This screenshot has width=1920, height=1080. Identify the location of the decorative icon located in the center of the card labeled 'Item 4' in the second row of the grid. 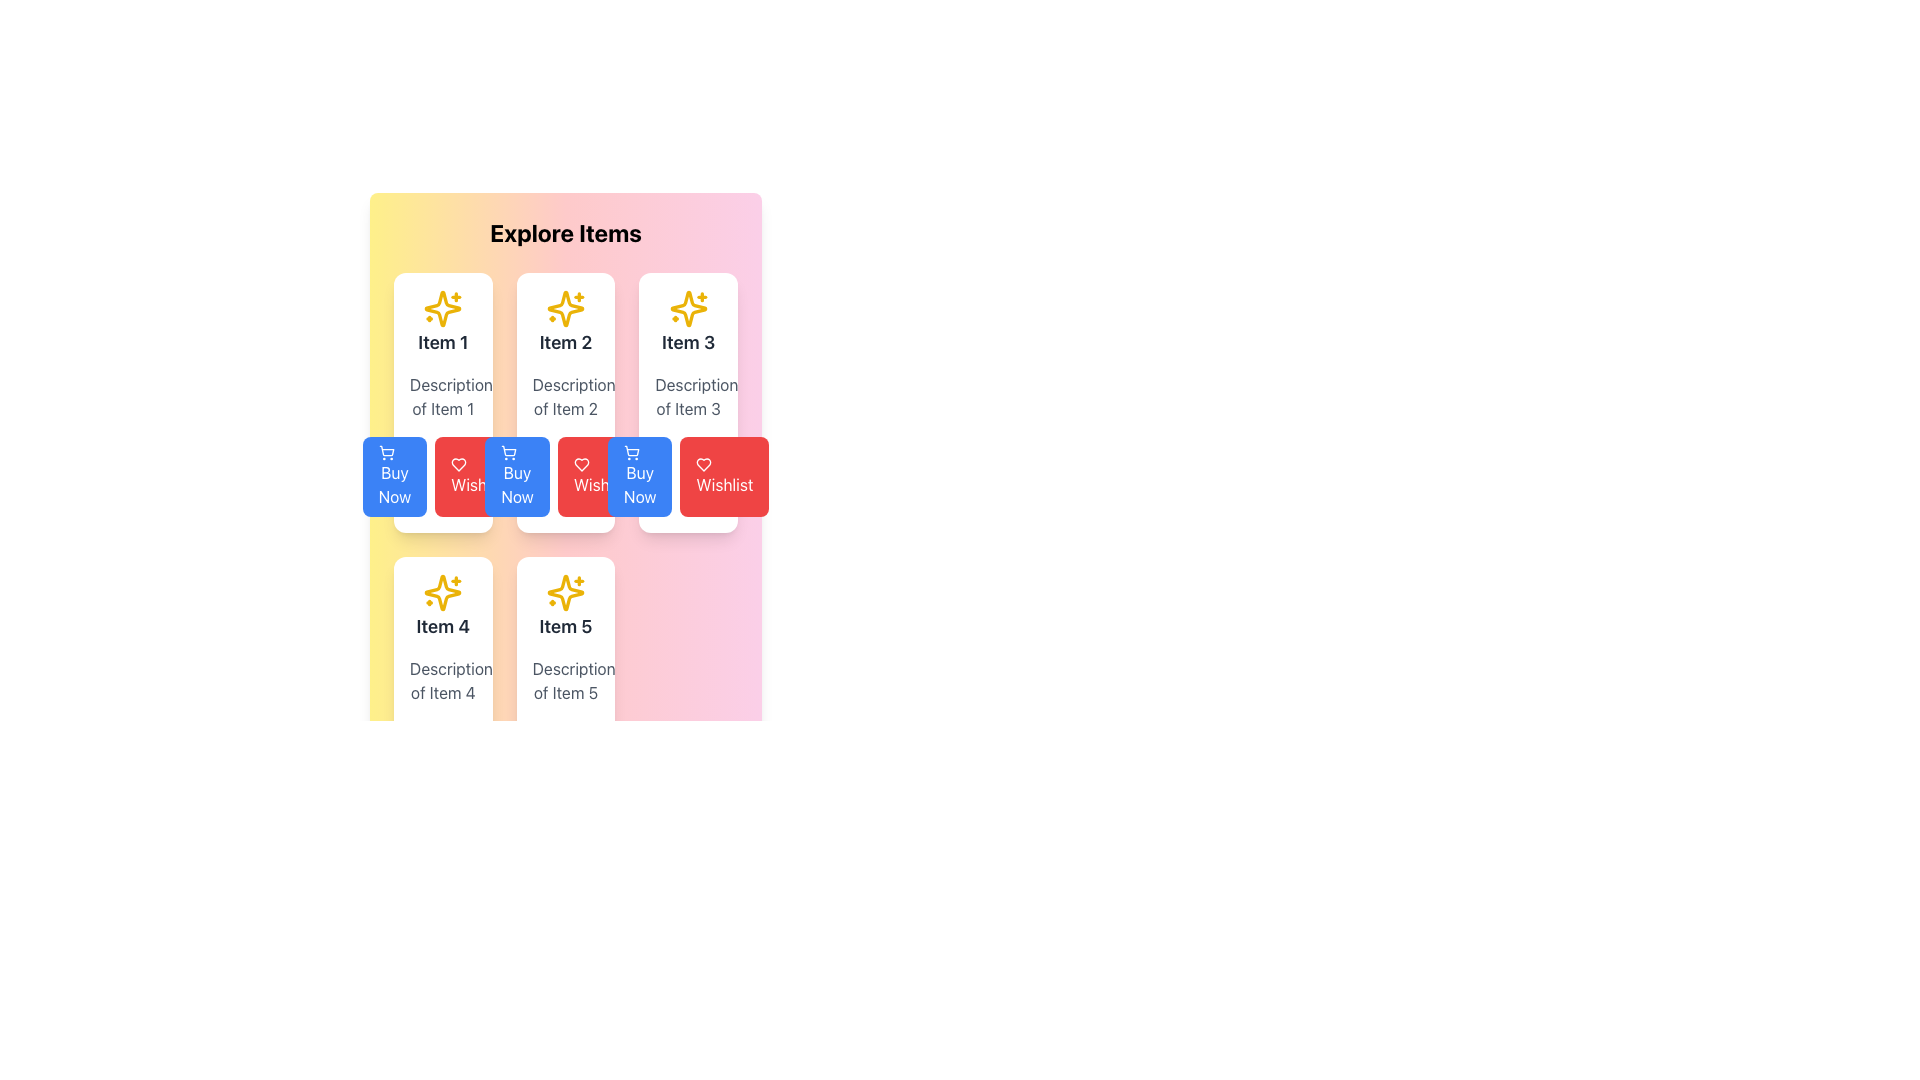
(442, 592).